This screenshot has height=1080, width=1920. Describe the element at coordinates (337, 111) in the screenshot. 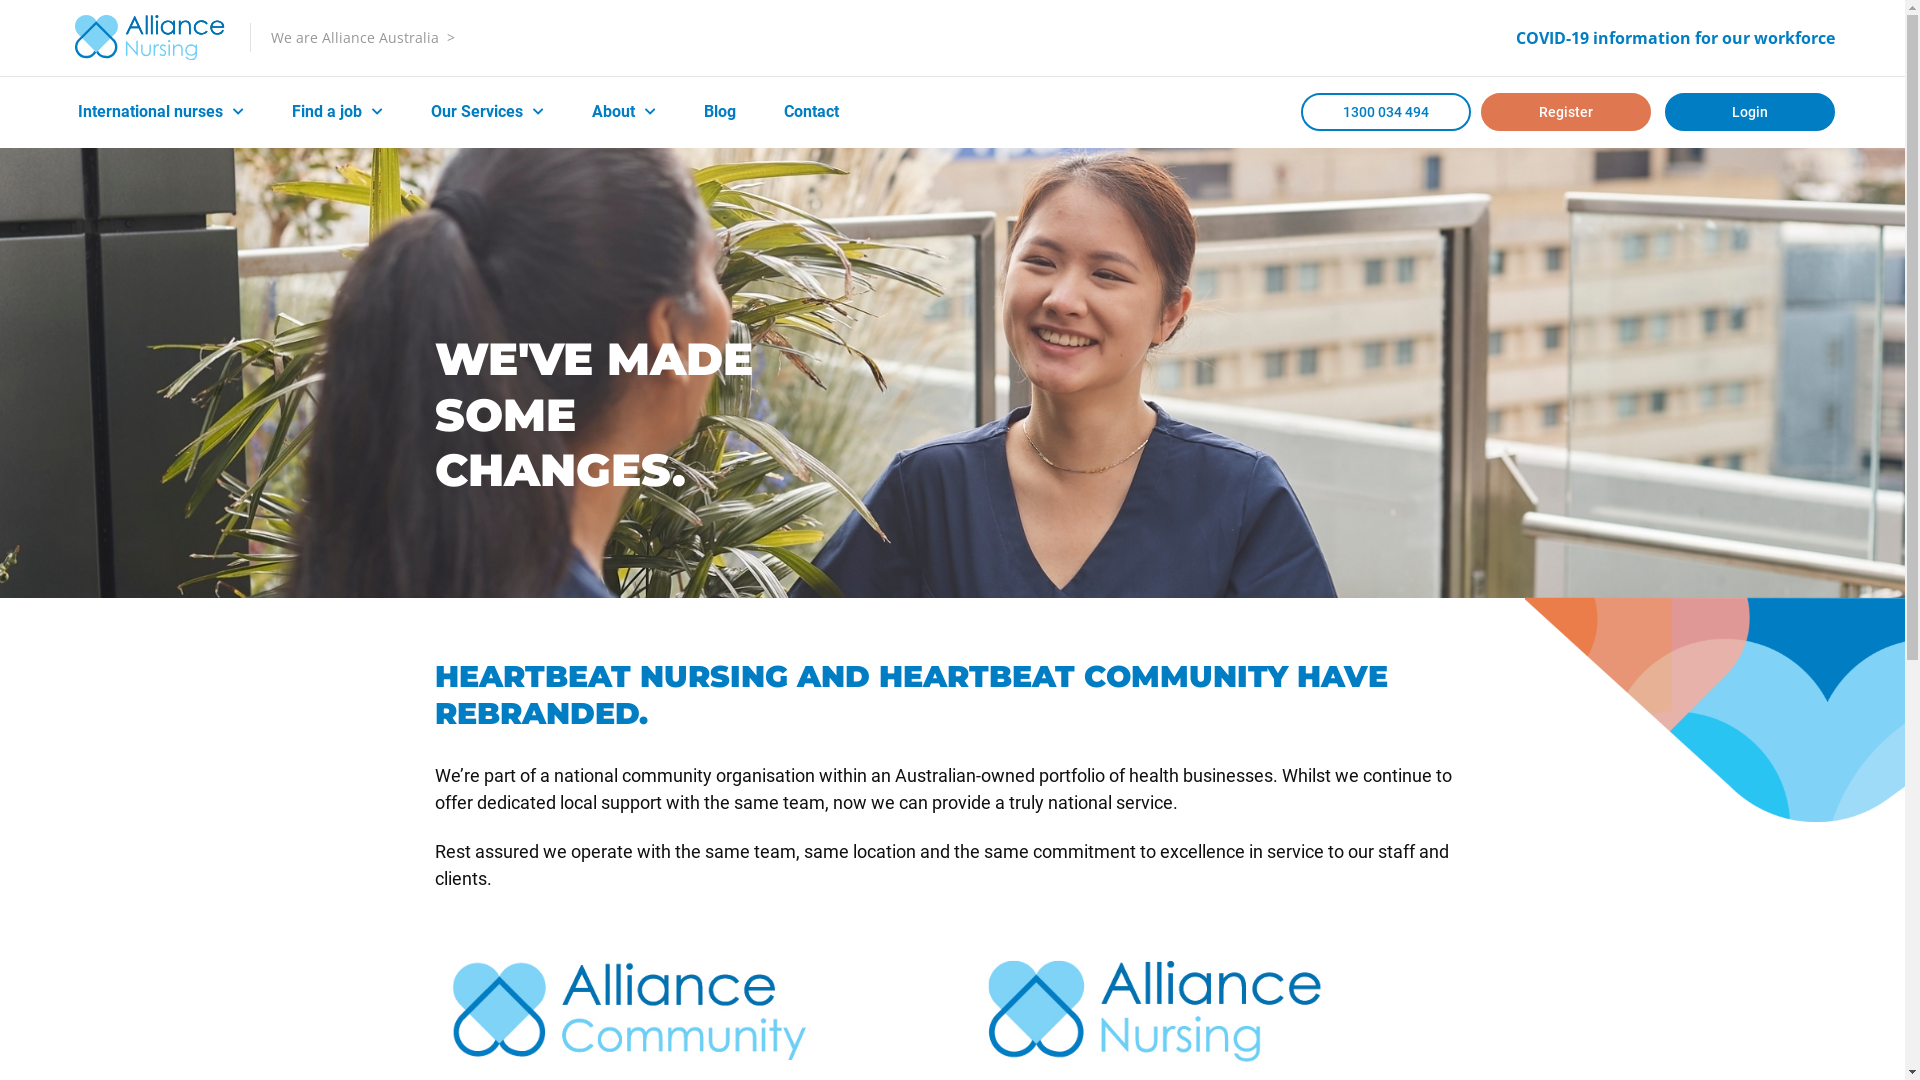

I see `'Find a job'` at that location.